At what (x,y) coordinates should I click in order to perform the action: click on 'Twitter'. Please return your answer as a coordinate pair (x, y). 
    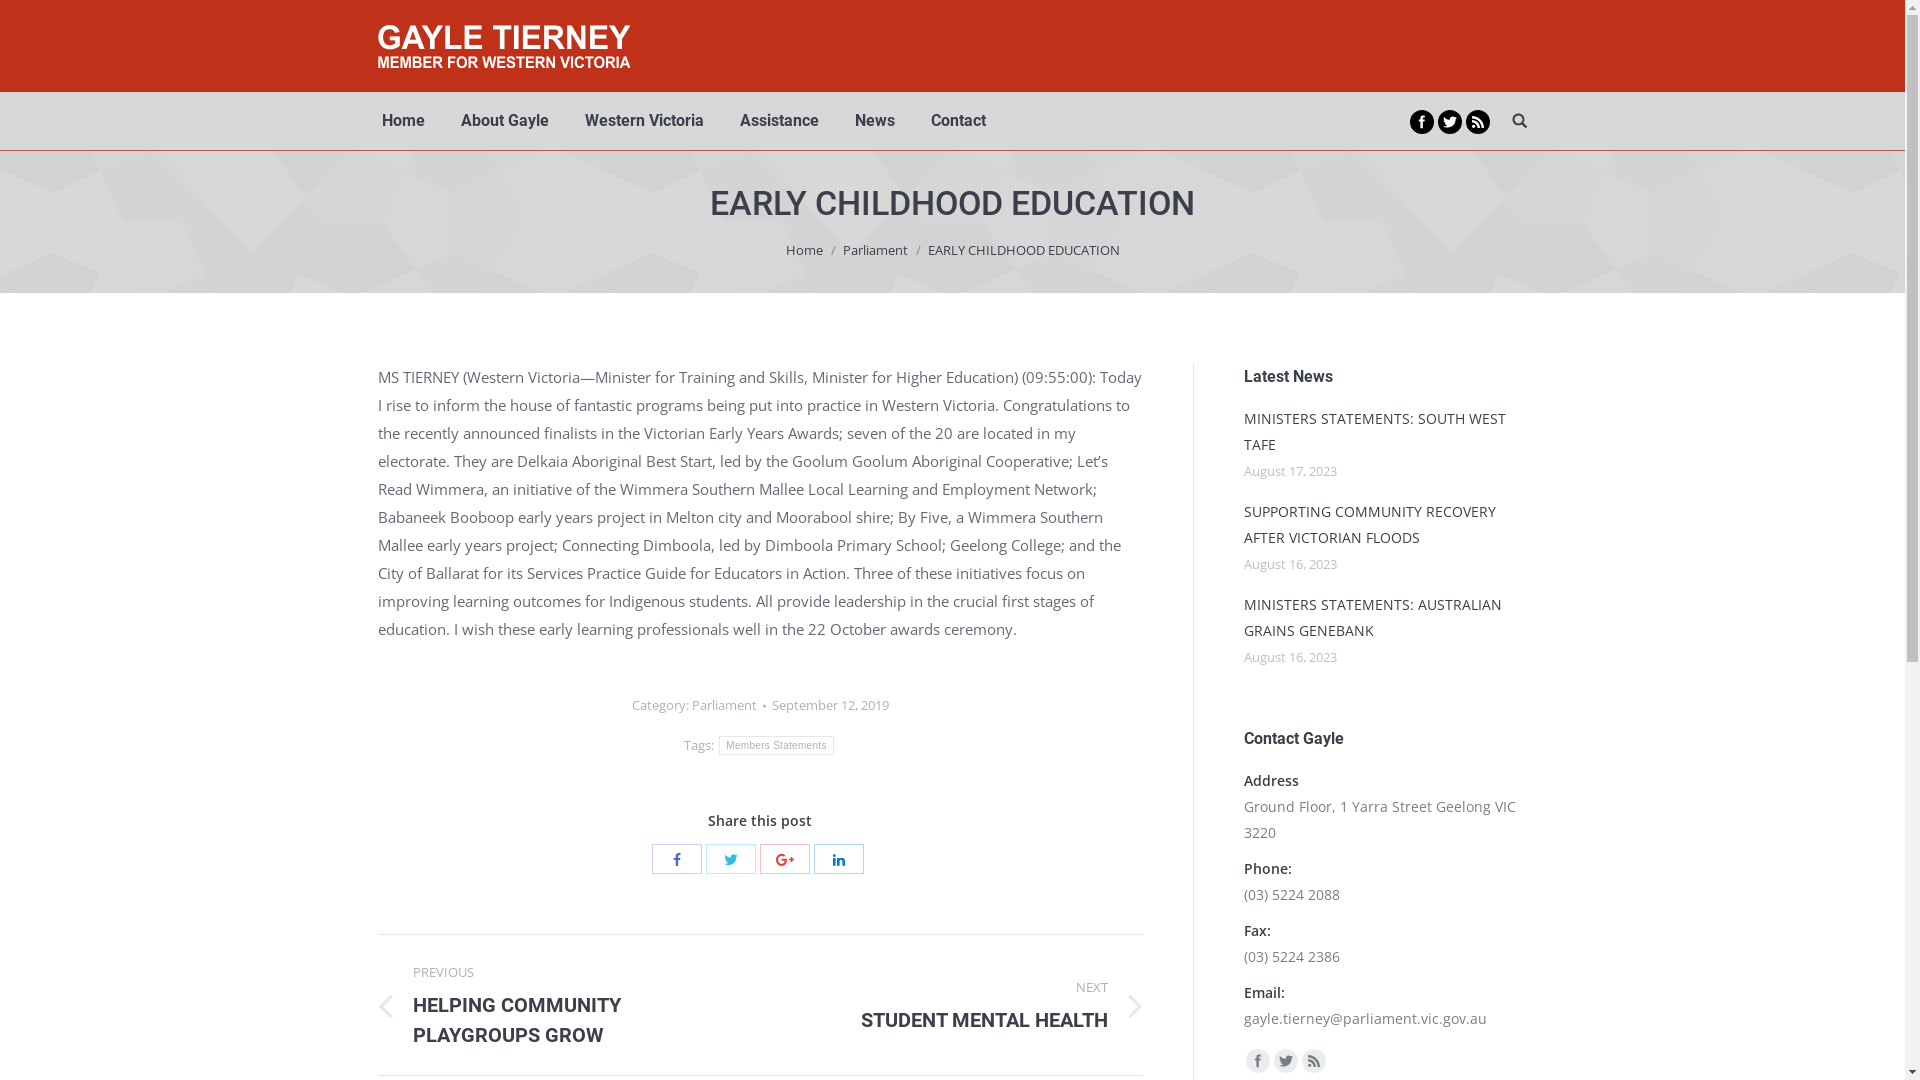
    Looking at the image, I should click on (1449, 122).